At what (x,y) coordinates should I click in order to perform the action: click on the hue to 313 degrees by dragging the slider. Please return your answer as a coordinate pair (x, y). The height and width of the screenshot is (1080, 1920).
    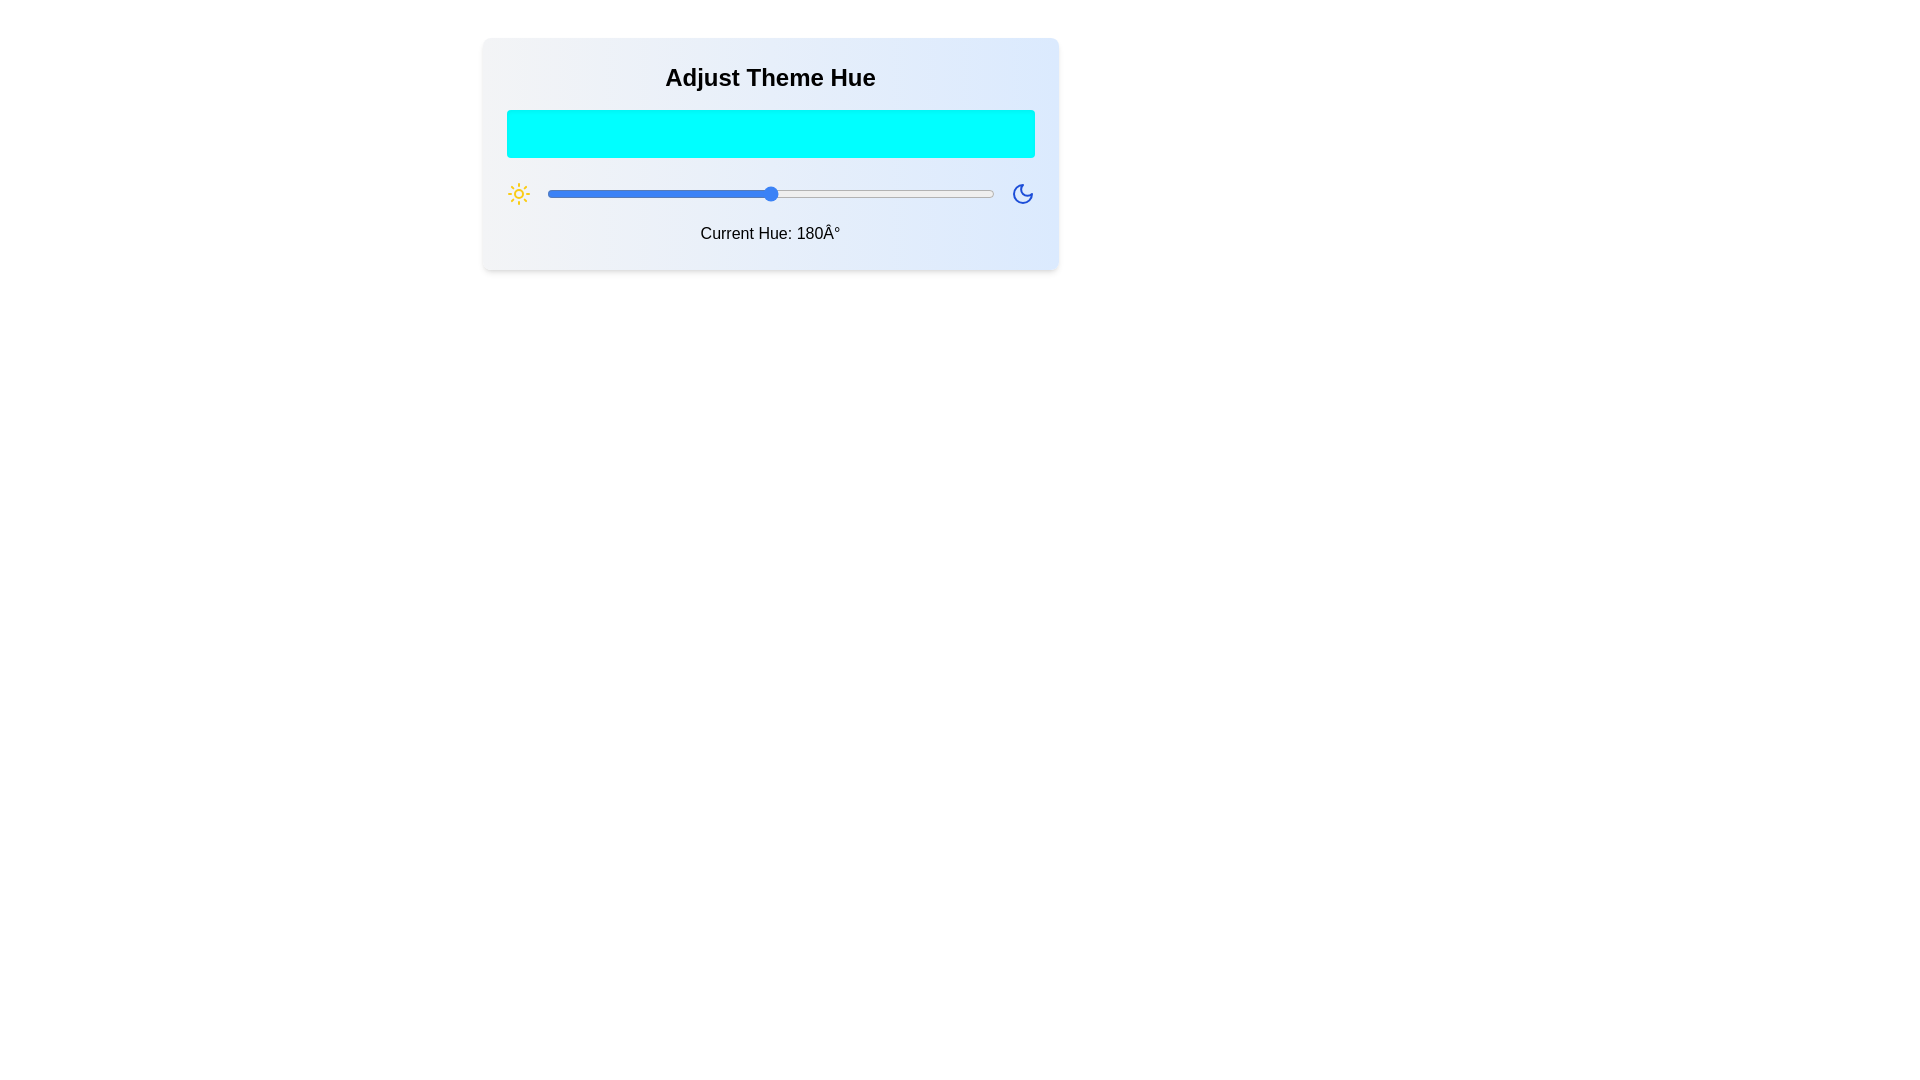
    Looking at the image, I should click on (935, 193).